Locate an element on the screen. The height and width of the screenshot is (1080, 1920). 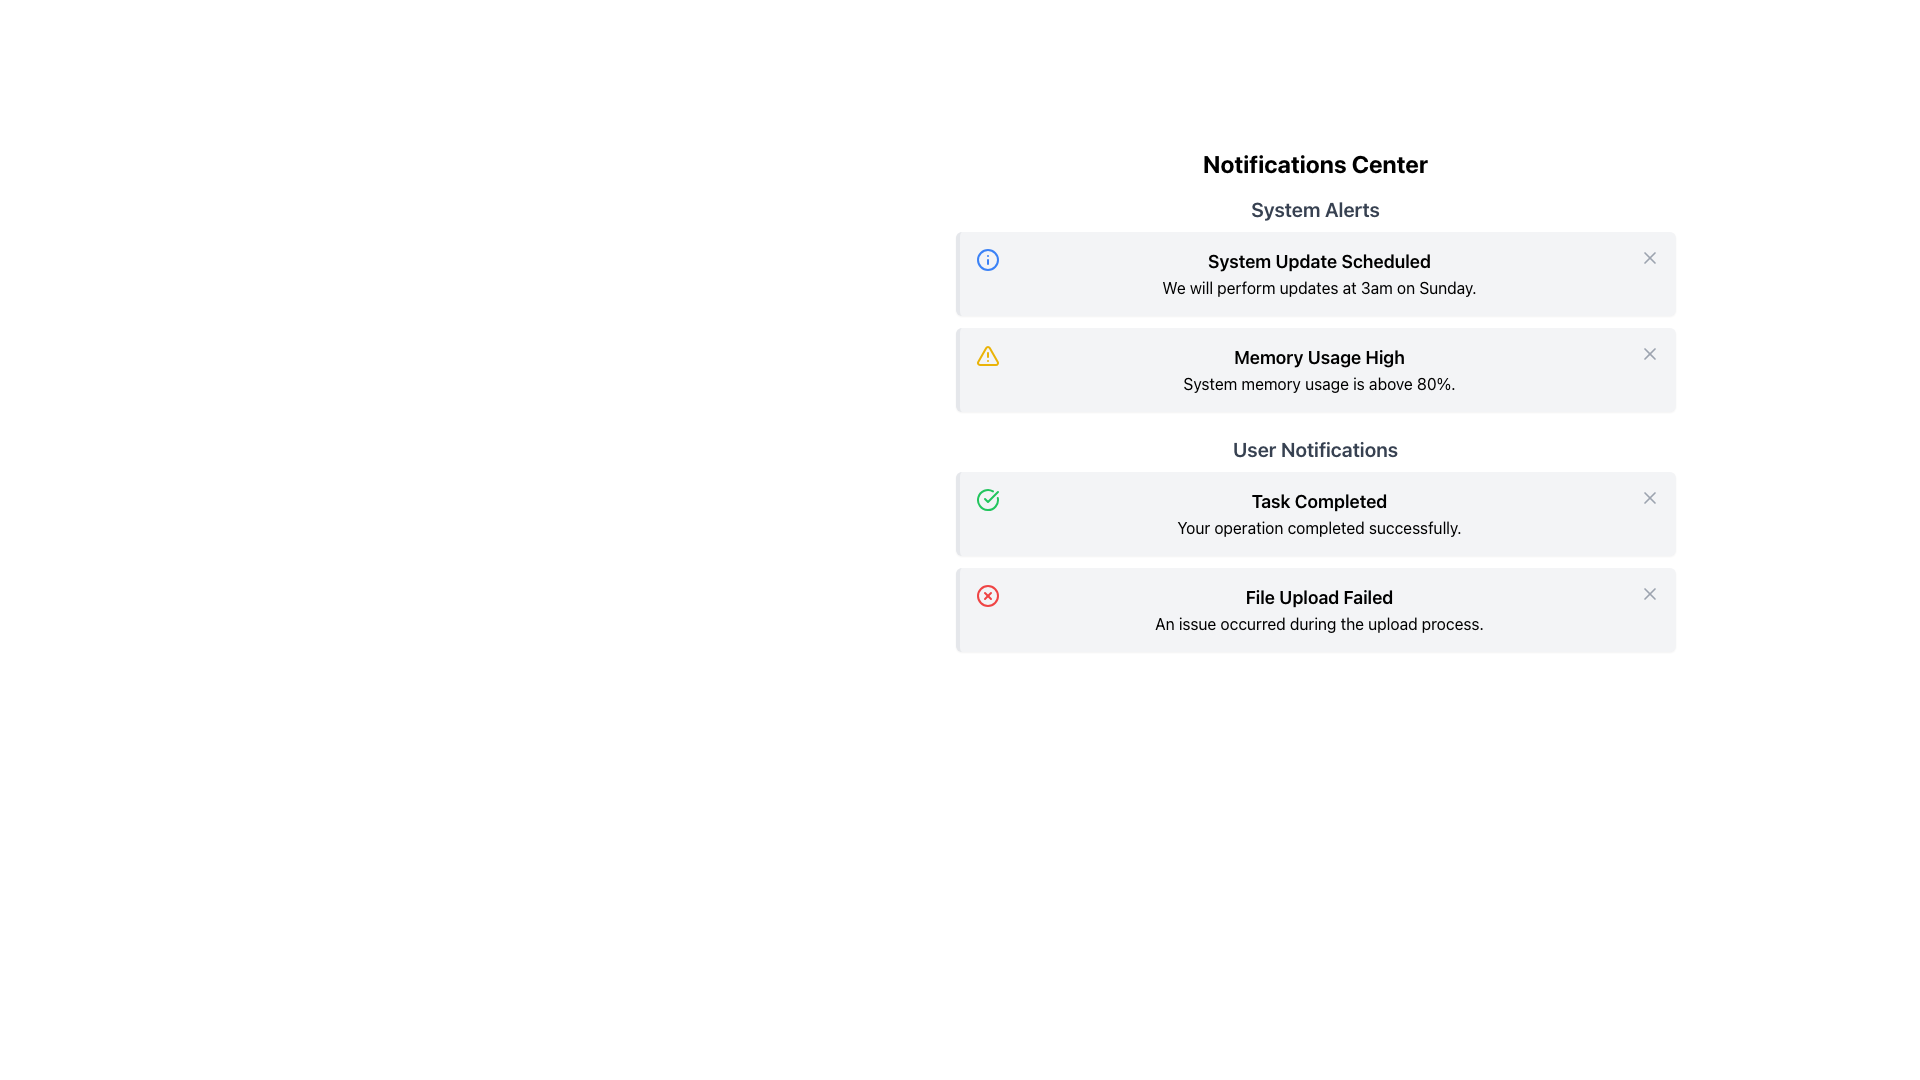
the 'close' button located at the top-right corner of the 'System Update Scheduled' notification card in the 'System Alerts' section is located at coordinates (1649, 257).